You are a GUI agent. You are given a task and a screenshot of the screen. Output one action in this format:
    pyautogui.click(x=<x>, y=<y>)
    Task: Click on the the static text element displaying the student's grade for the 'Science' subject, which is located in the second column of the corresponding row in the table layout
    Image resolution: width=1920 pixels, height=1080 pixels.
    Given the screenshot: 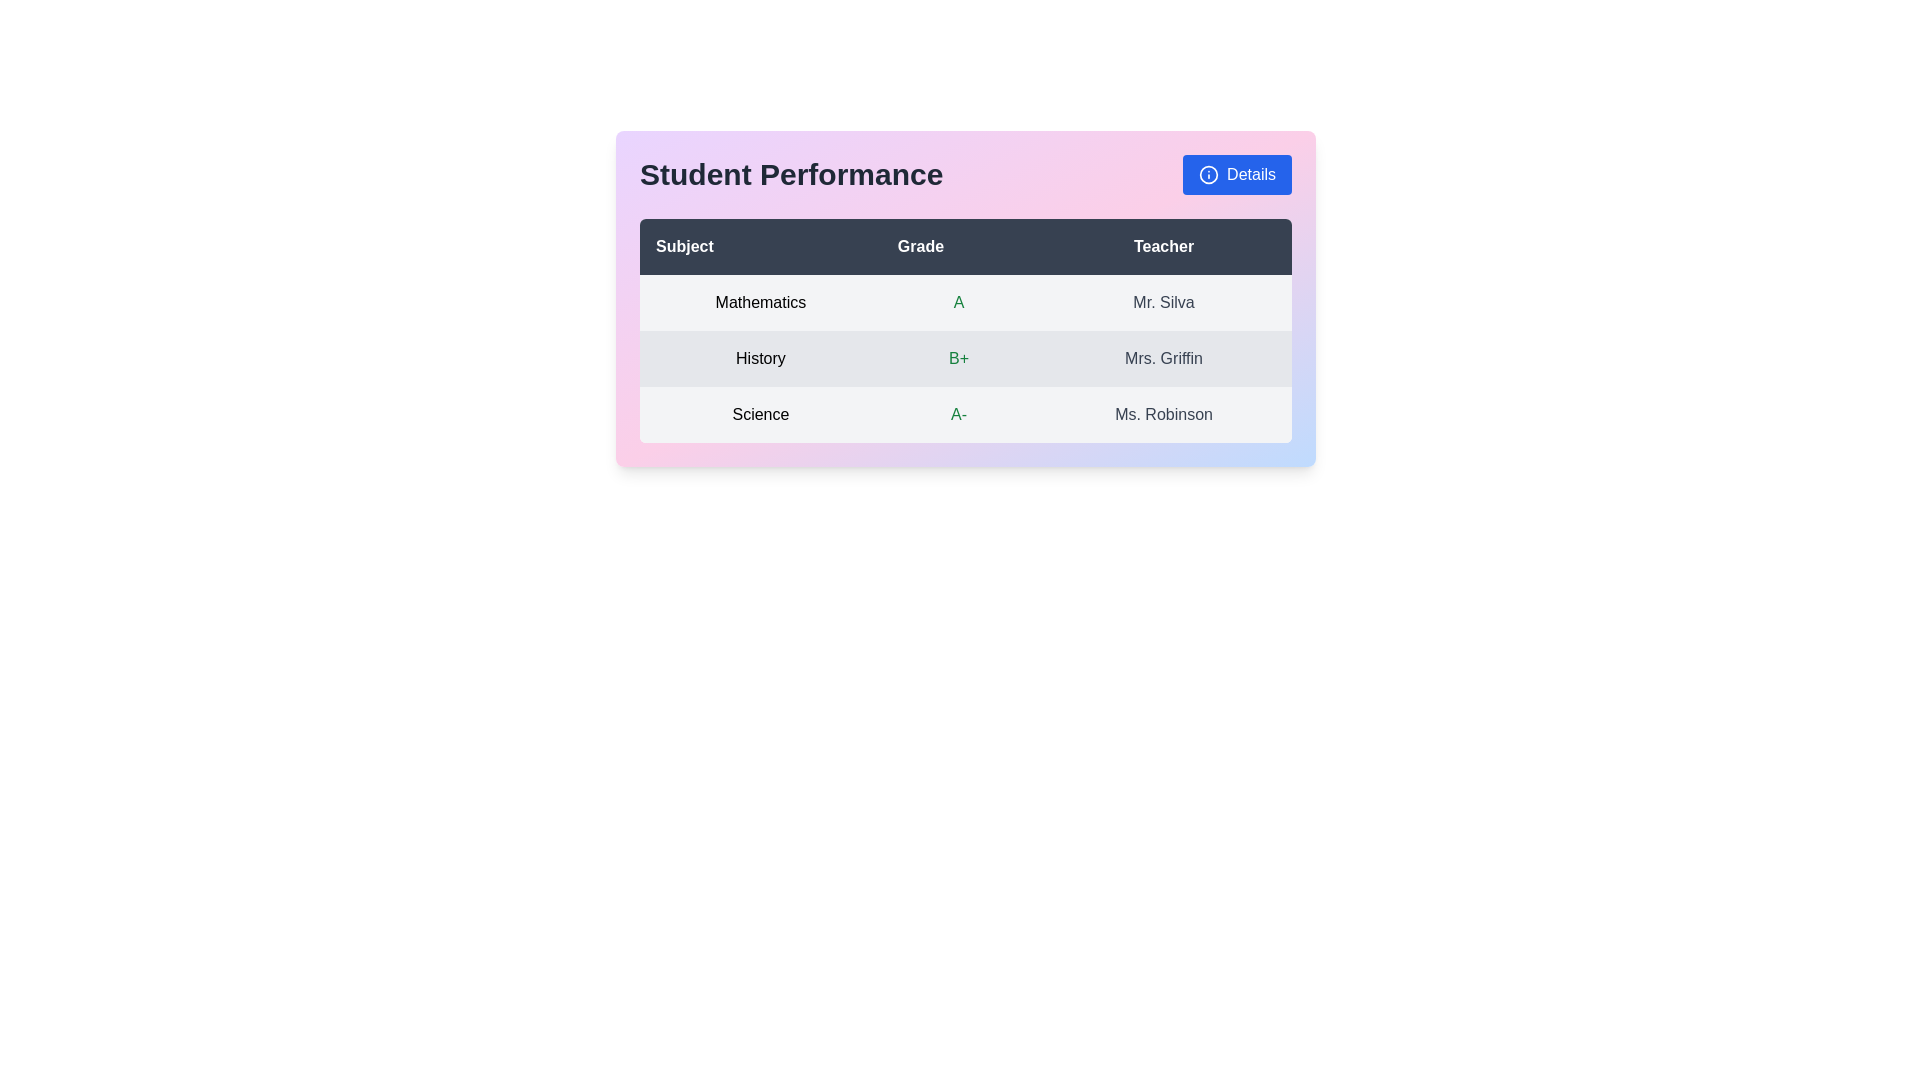 What is the action you would take?
    pyautogui.click(x=958, y=414)
    